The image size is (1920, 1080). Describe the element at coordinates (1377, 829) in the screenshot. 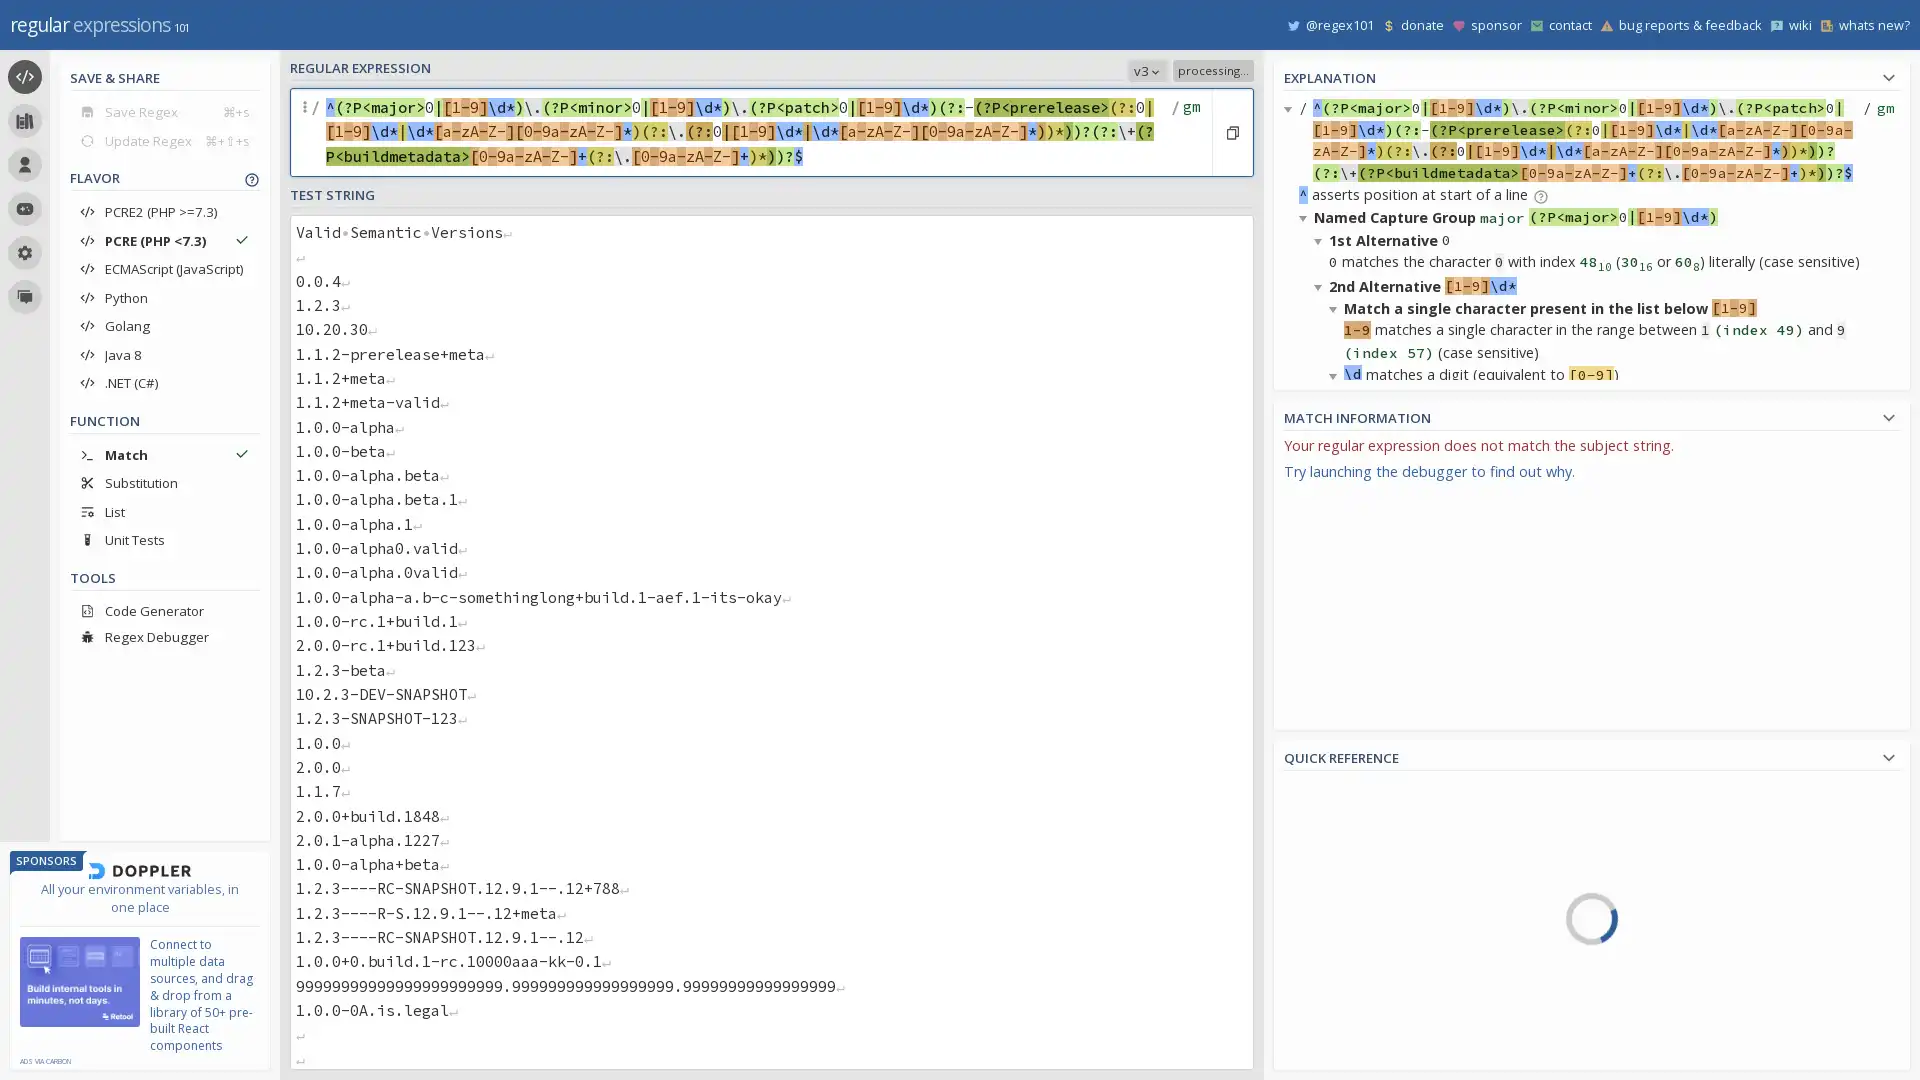

I see `All Tokens` at that location.